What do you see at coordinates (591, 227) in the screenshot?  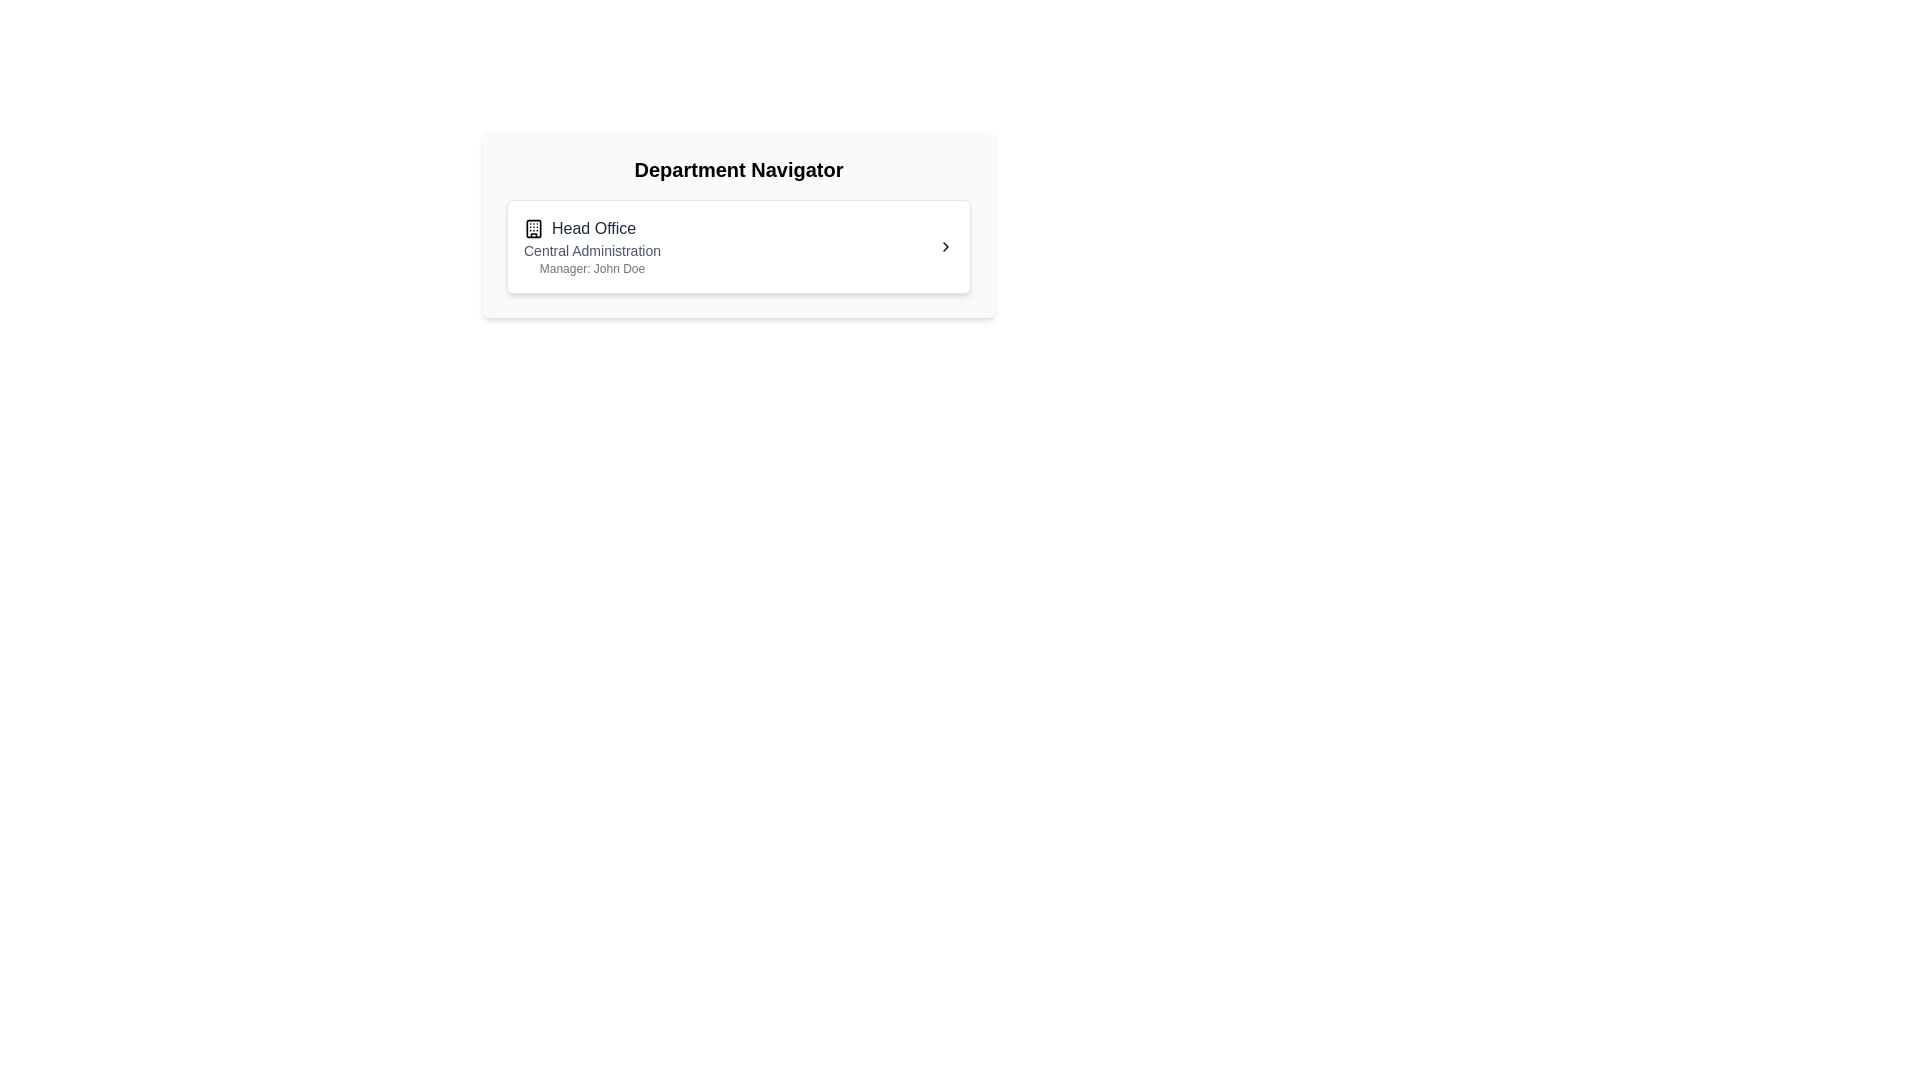 I see `the 'Head Office' text with the small building icon on the left, located within the title section of the white card in the Department Navigator interface` at bounding box center [591, 227].